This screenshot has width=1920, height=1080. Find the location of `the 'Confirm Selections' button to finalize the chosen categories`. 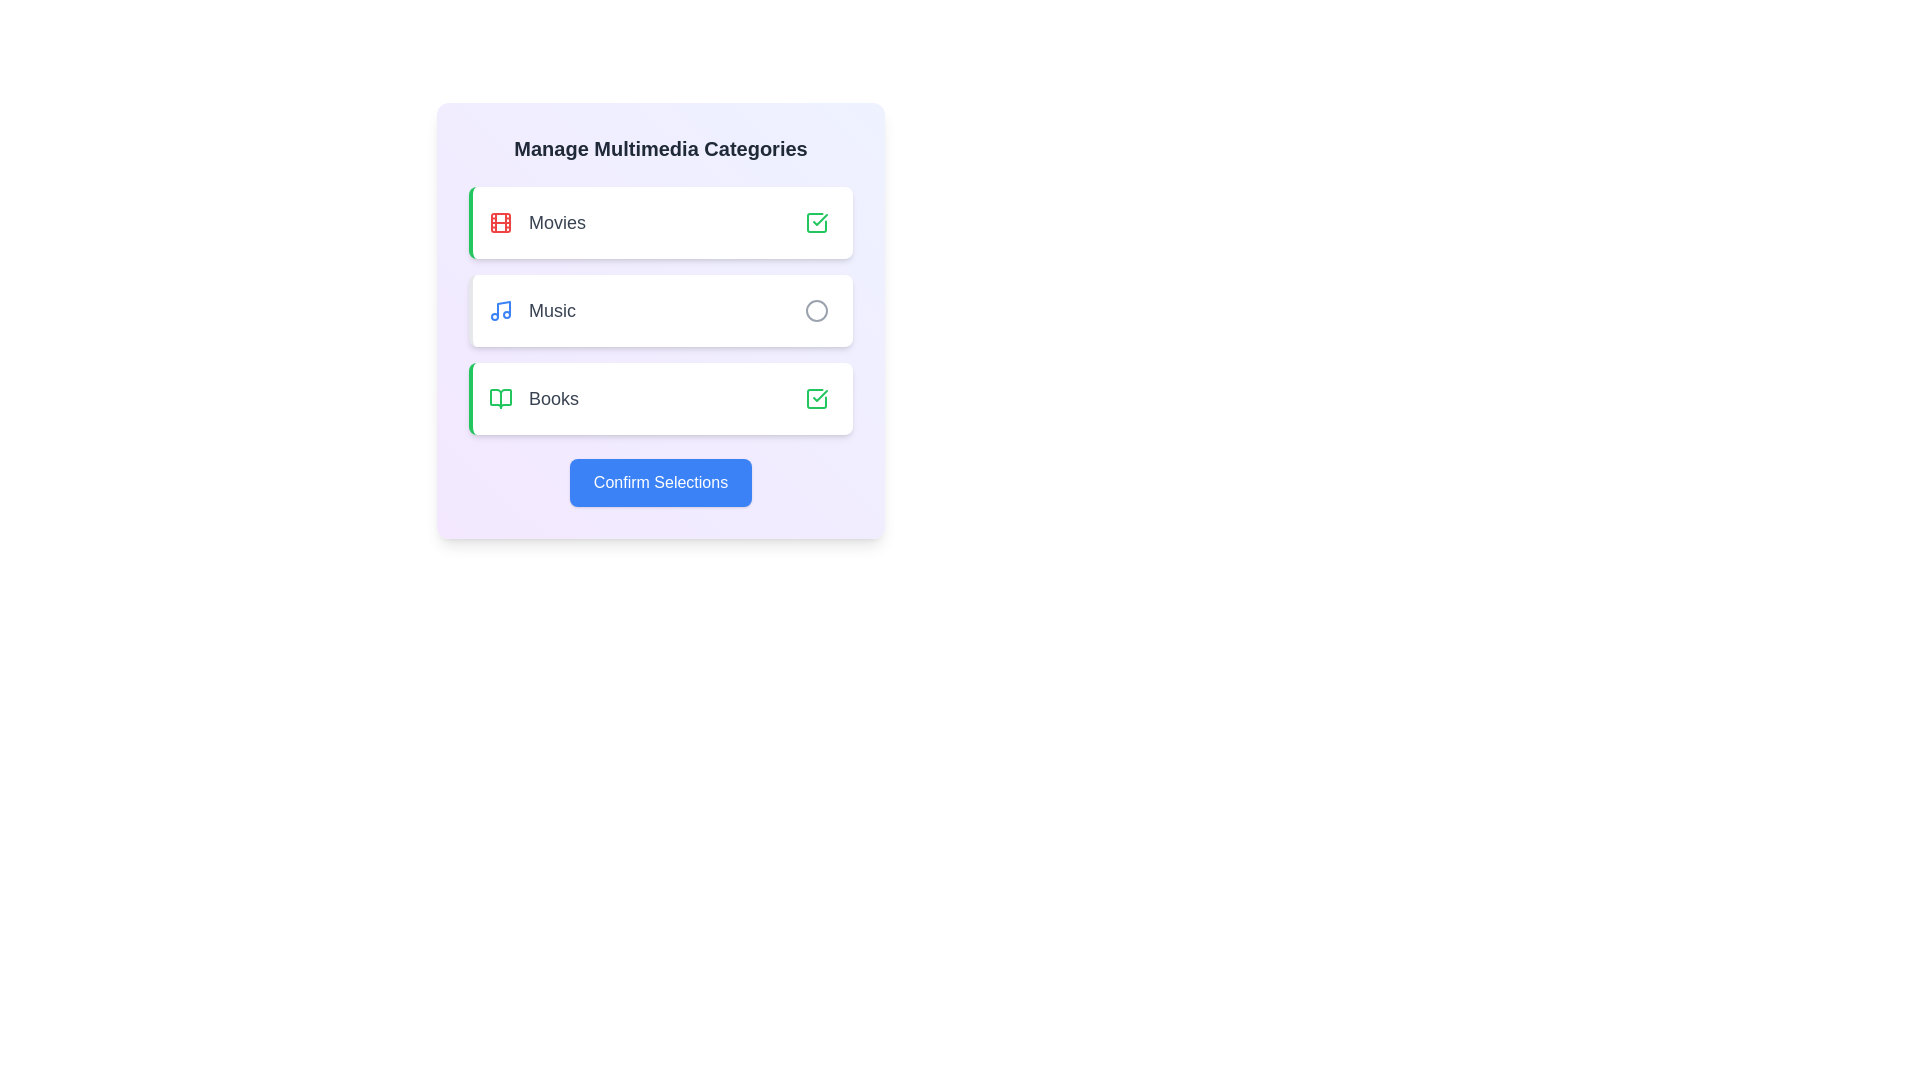

the 'Confirm Selections' button to finalize the chosen categories is located at coordinates (661, 482).